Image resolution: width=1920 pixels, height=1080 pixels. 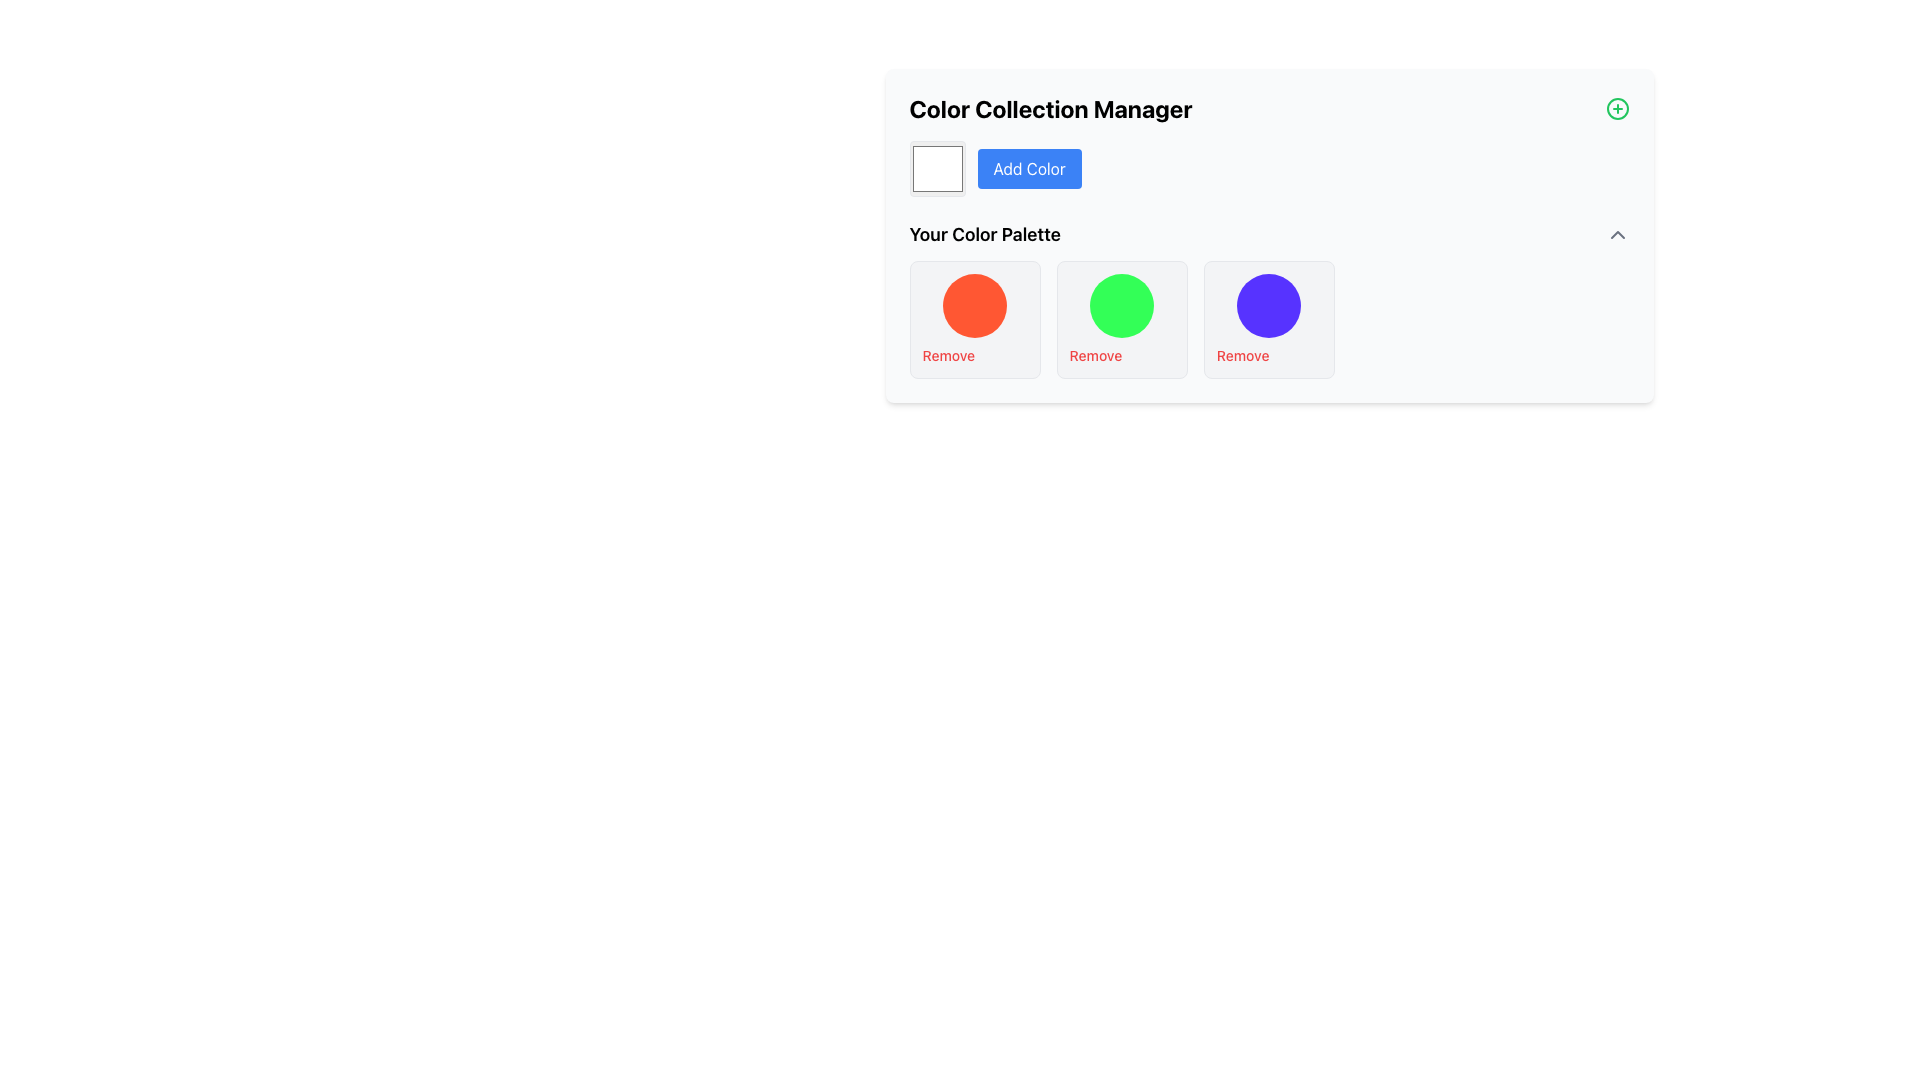 I want to click on the Color input box, which is a minimalistic square with a white background, located, so click(x=936, y=168).